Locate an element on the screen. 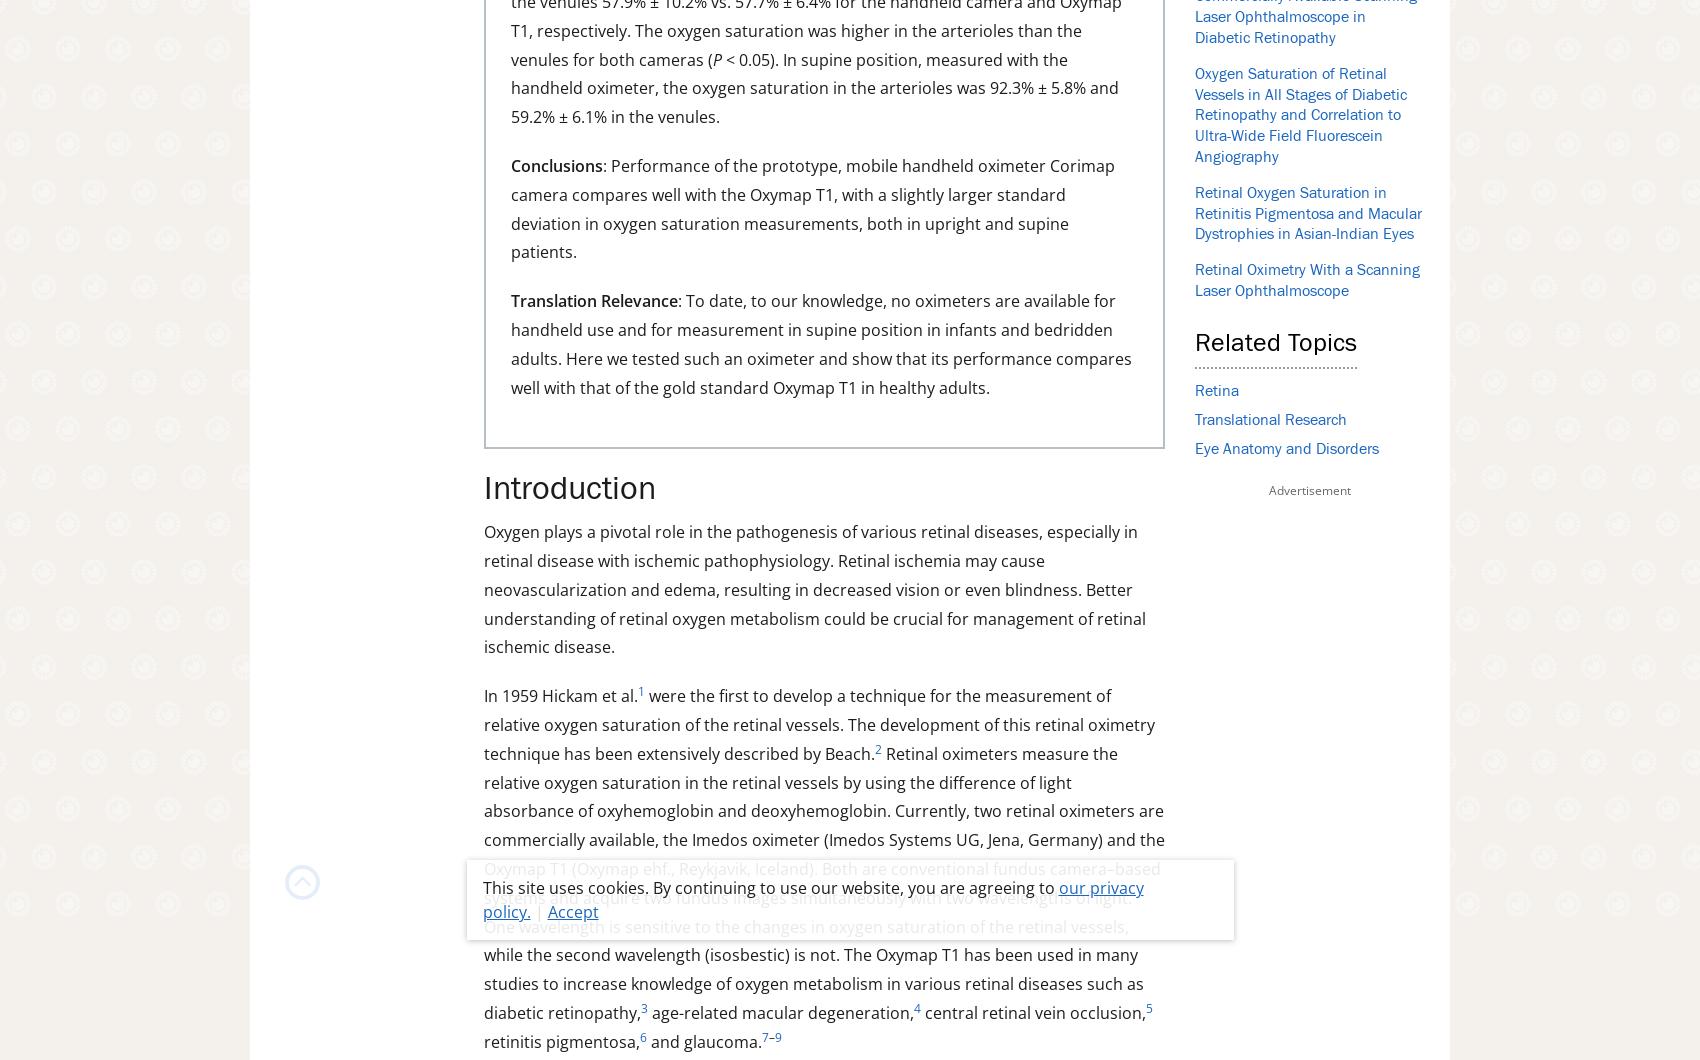  'Oxygen plays a pivotal role in the pathogenesis of various retinal diseases, especially in retinal disease with ischemic pathophysiology. Retinal ischemia may cause neovascularization and edema, resulting in decreased vision or even blindness. Better understanding of retinal oxygen metabolism could be crucial for management of retinal ischemic disease.' is located at coordinates (813, 589).